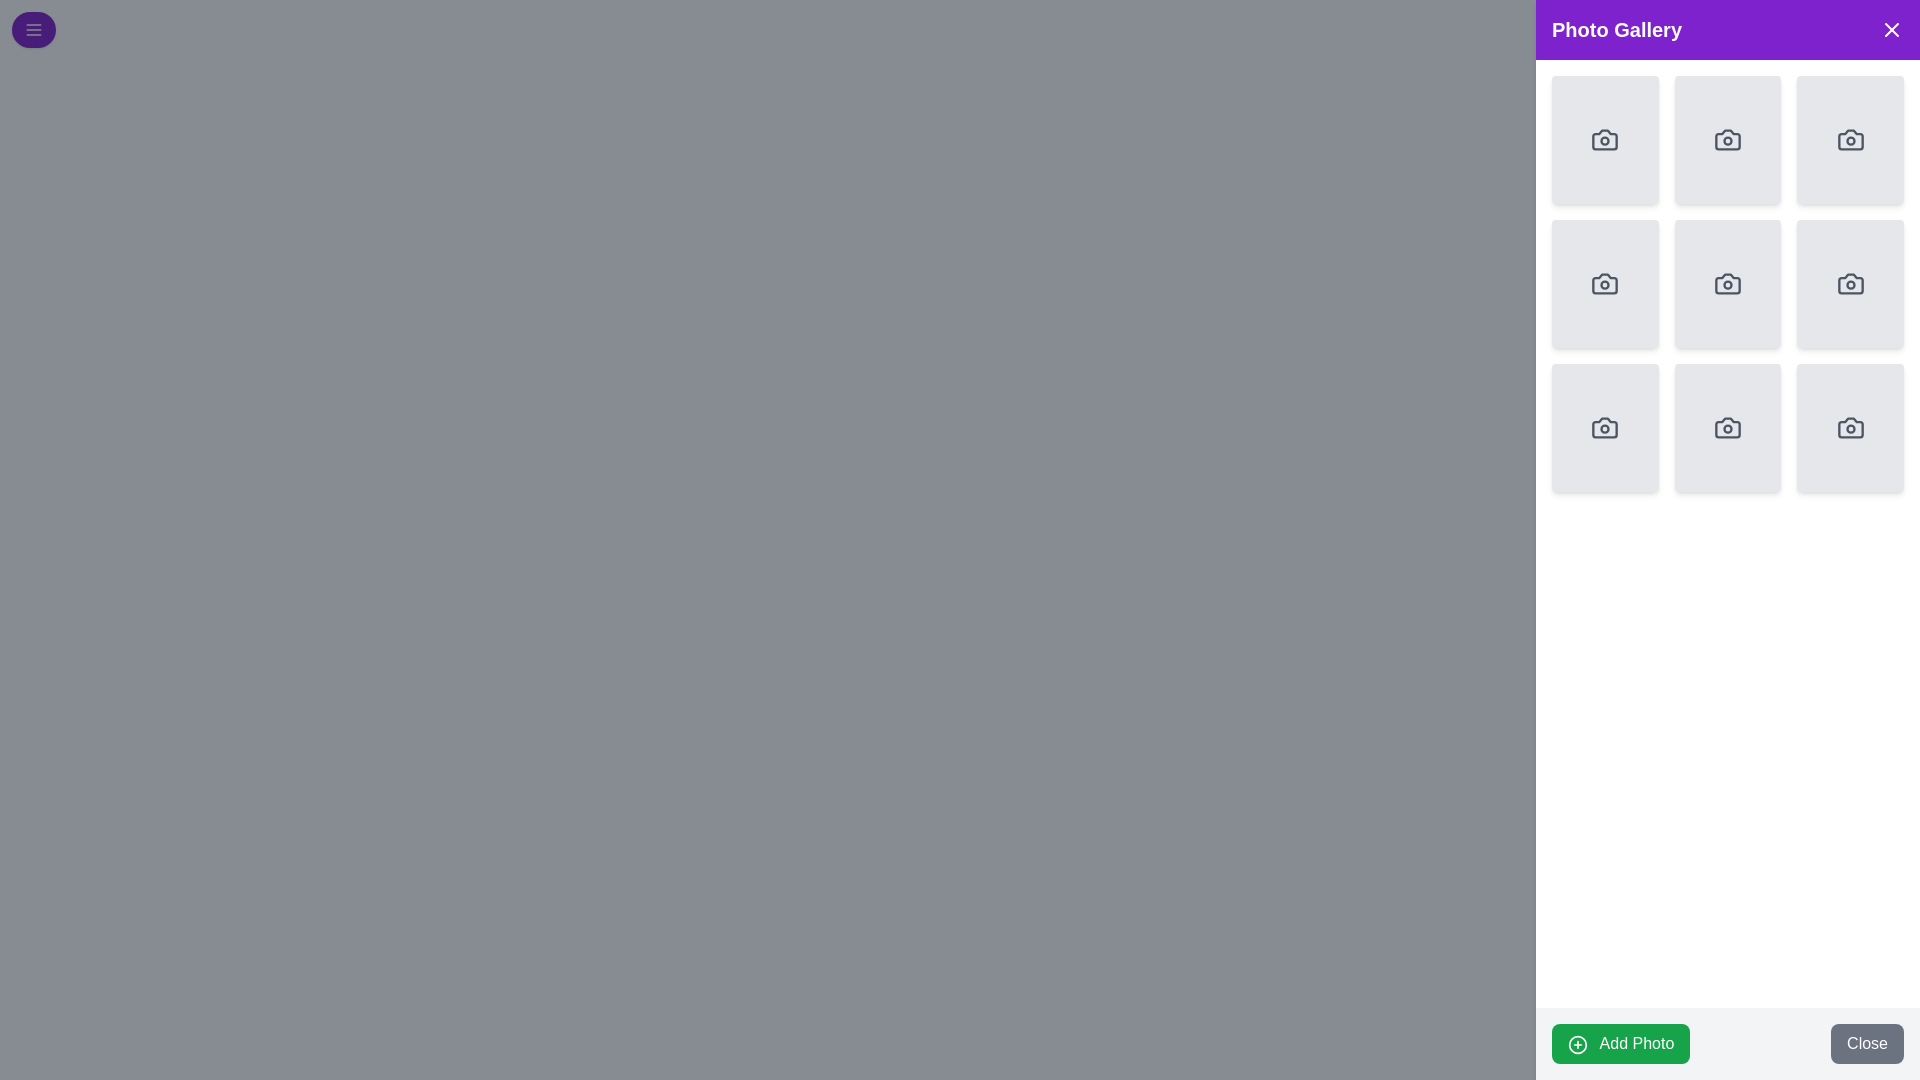 The height and width of the screenshot is (1080, 1920). I want to click on the square media placeholder in the lower left corner of the 3x3 grid within the 'Photo Gallery' section to interact with it, so click(1605, 427).